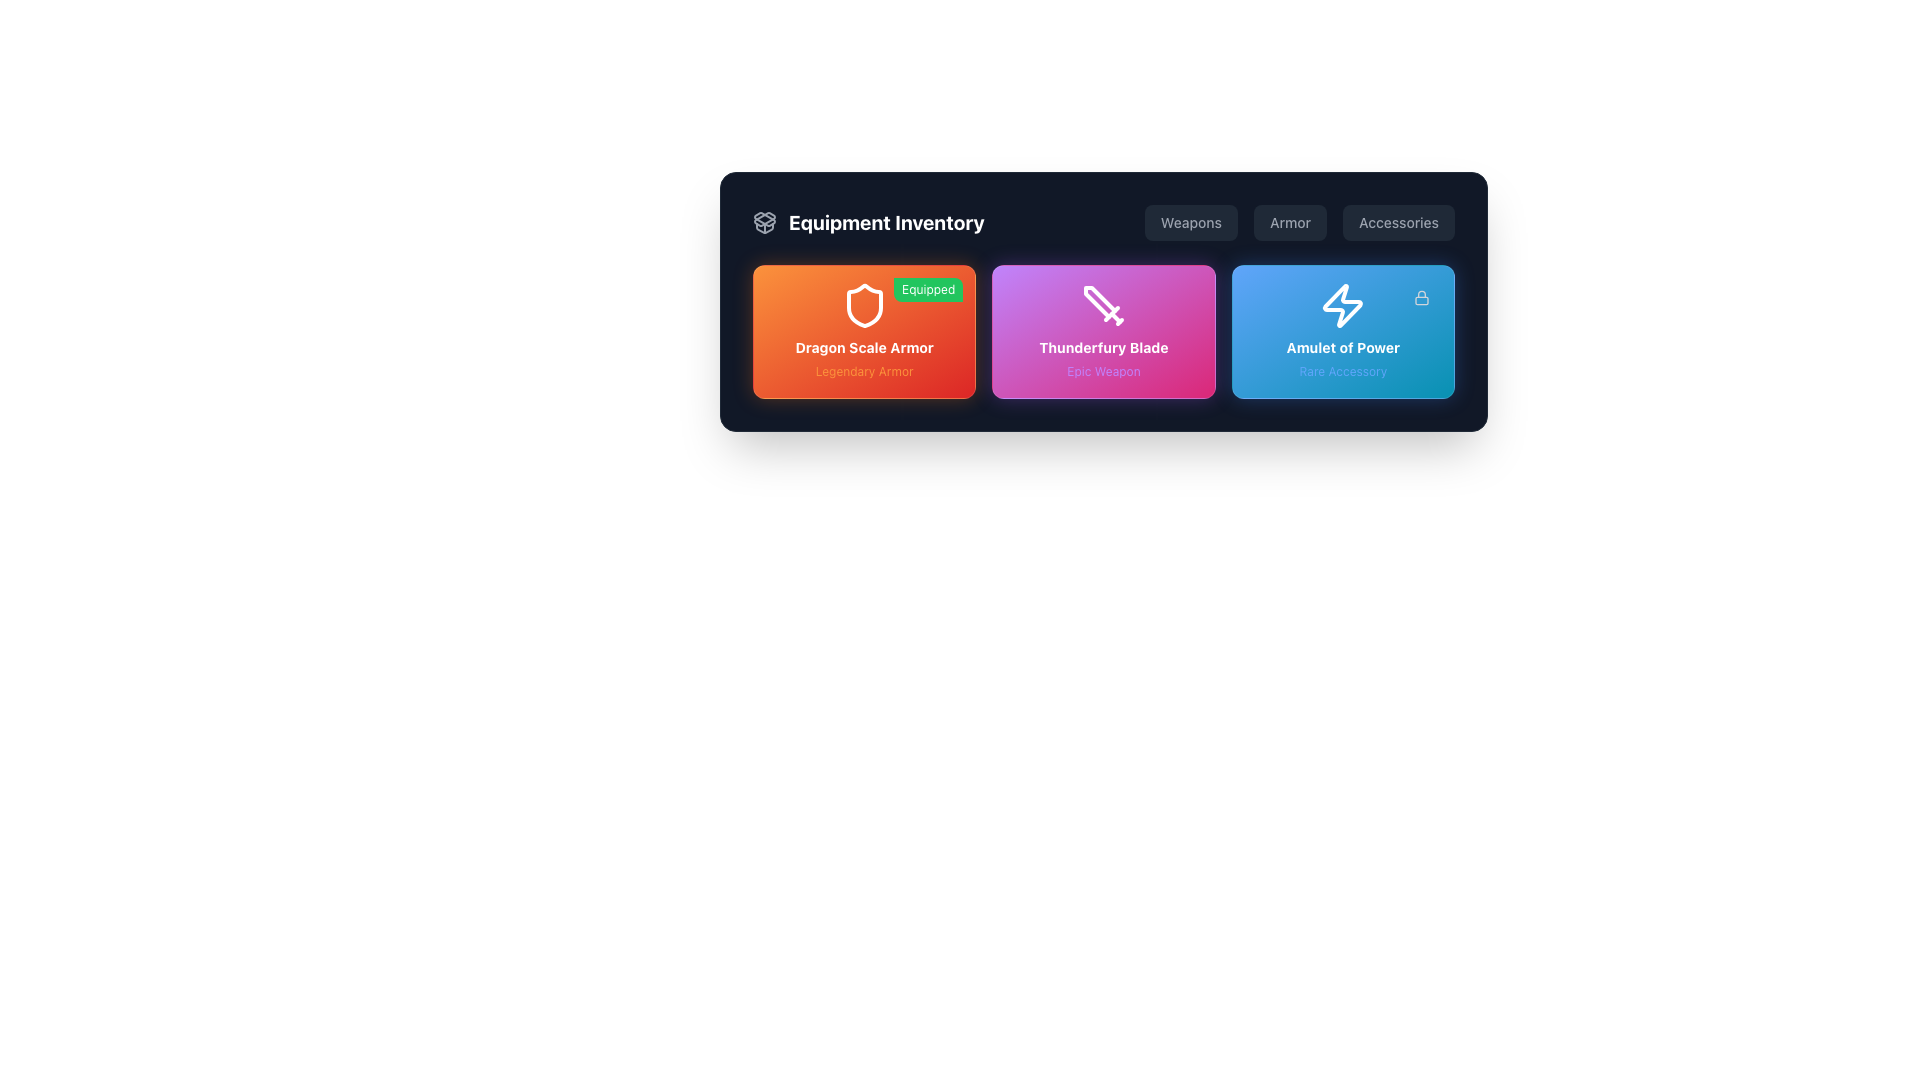 This screenshot has width=1920, height=1080. I want to click on the 'Thunderfury Blade' text label located in the central purple card of the 'Equipment Inventory' section, so click(1103, 346).